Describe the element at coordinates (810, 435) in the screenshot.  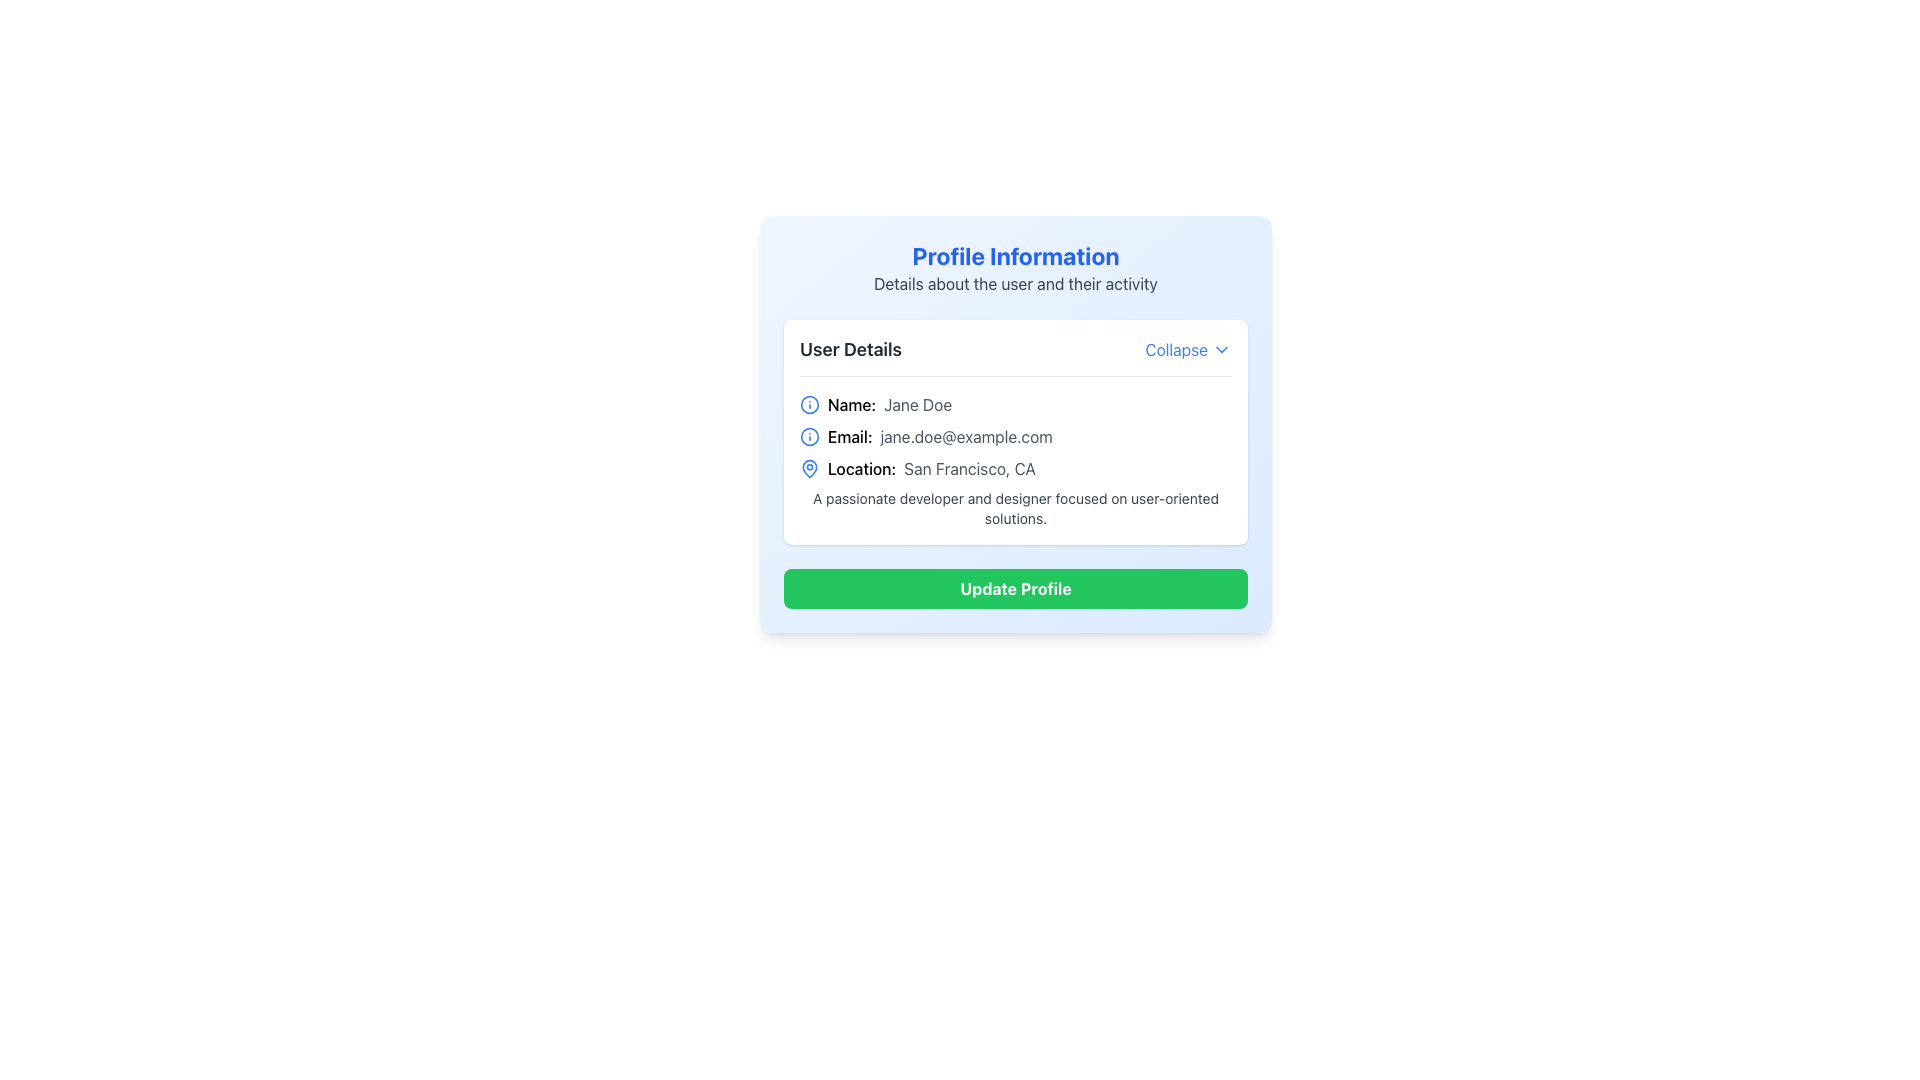
I see `the blue circular icon with an 'i' symbol located to the left of the text 'Email: jane.doe@example.com' in the 'User Details' section` at that location.